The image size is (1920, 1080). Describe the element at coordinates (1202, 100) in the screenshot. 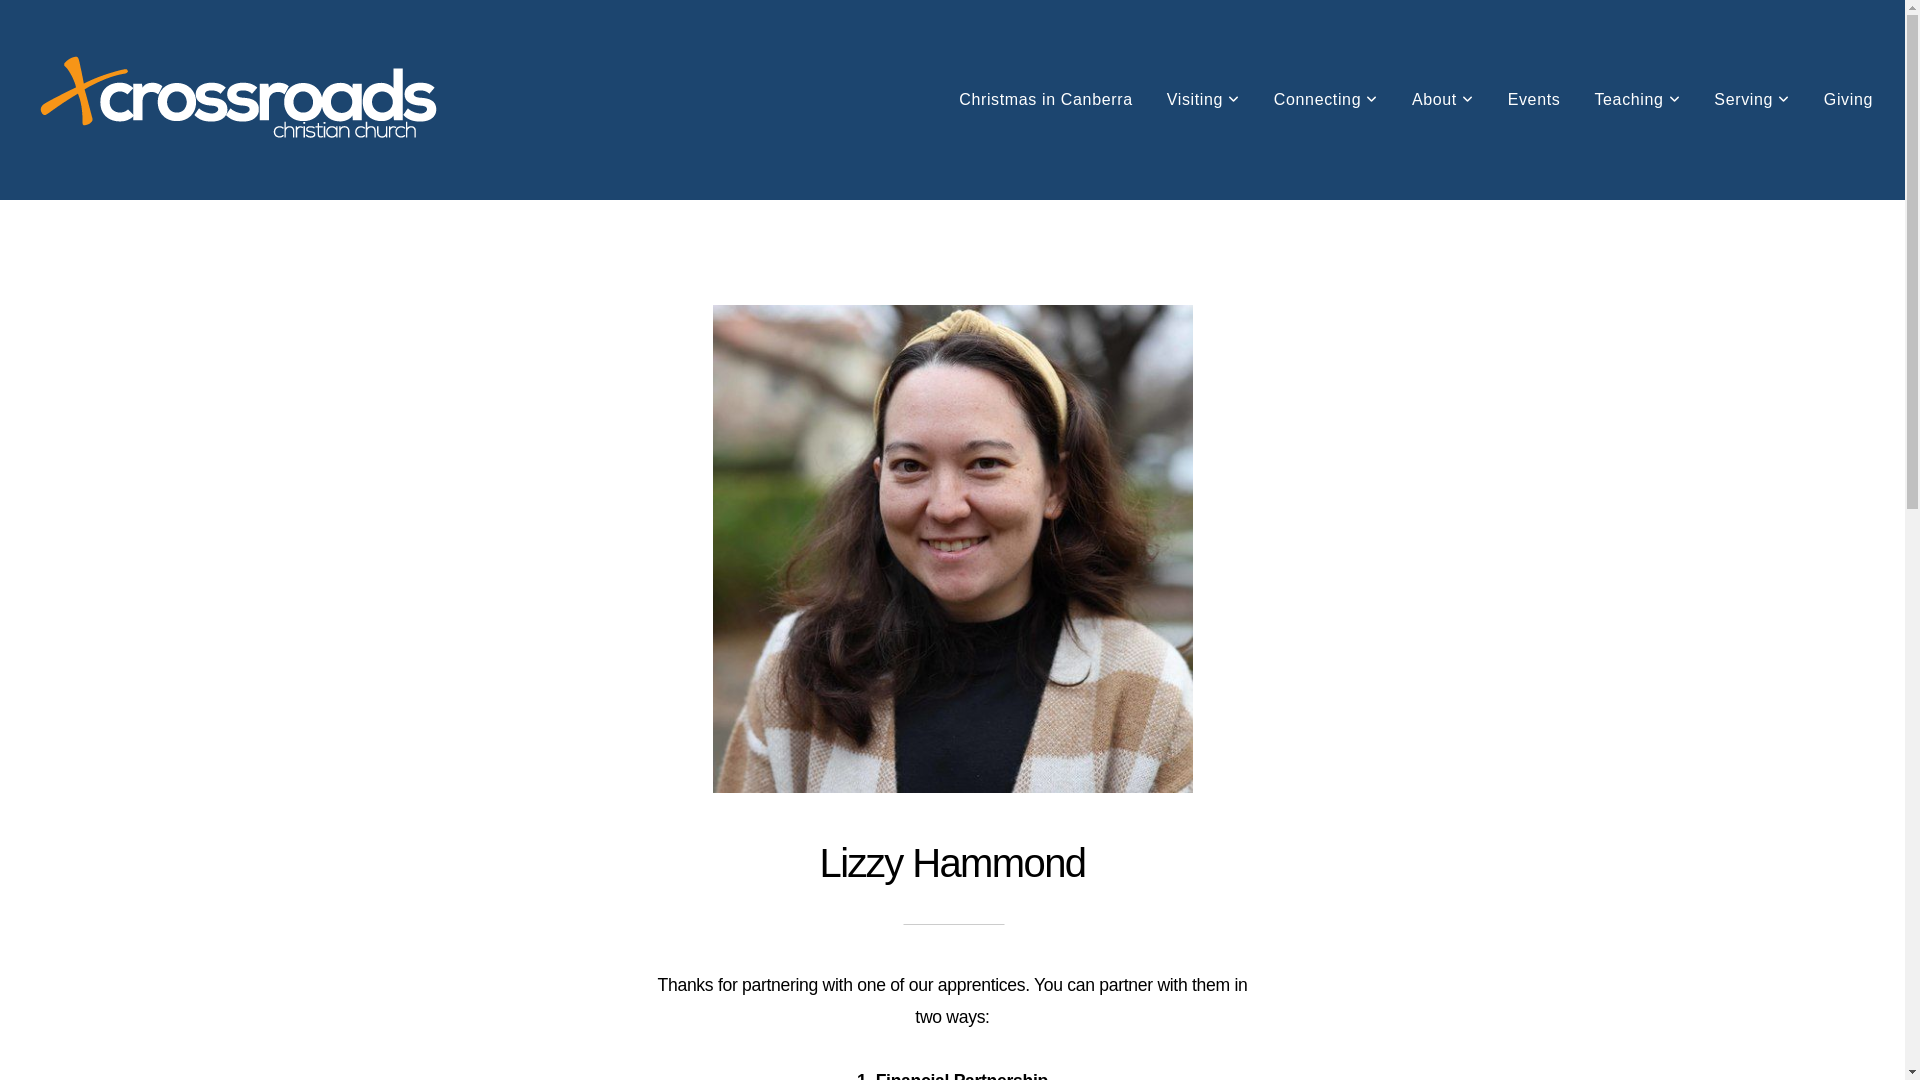

I see `'Visiting '` at that location.